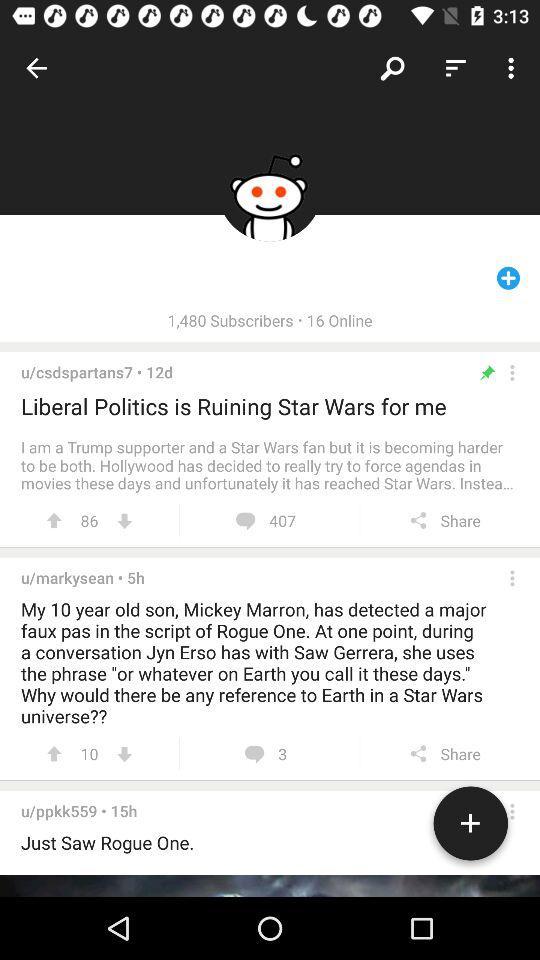 This screenshot has height=960, width=540. Describe the element at coordinates (512, 811) in the screenshot. I see `more options` at that location.